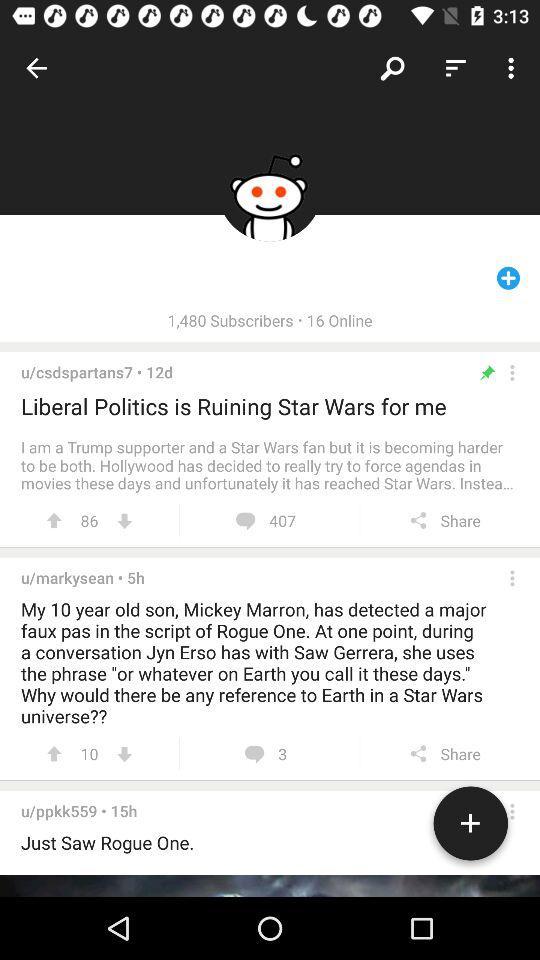 This screenshot has height=960, width=540. Describe the element at coordinates (512, 811) in the screenshot. I see `more options` at that location.